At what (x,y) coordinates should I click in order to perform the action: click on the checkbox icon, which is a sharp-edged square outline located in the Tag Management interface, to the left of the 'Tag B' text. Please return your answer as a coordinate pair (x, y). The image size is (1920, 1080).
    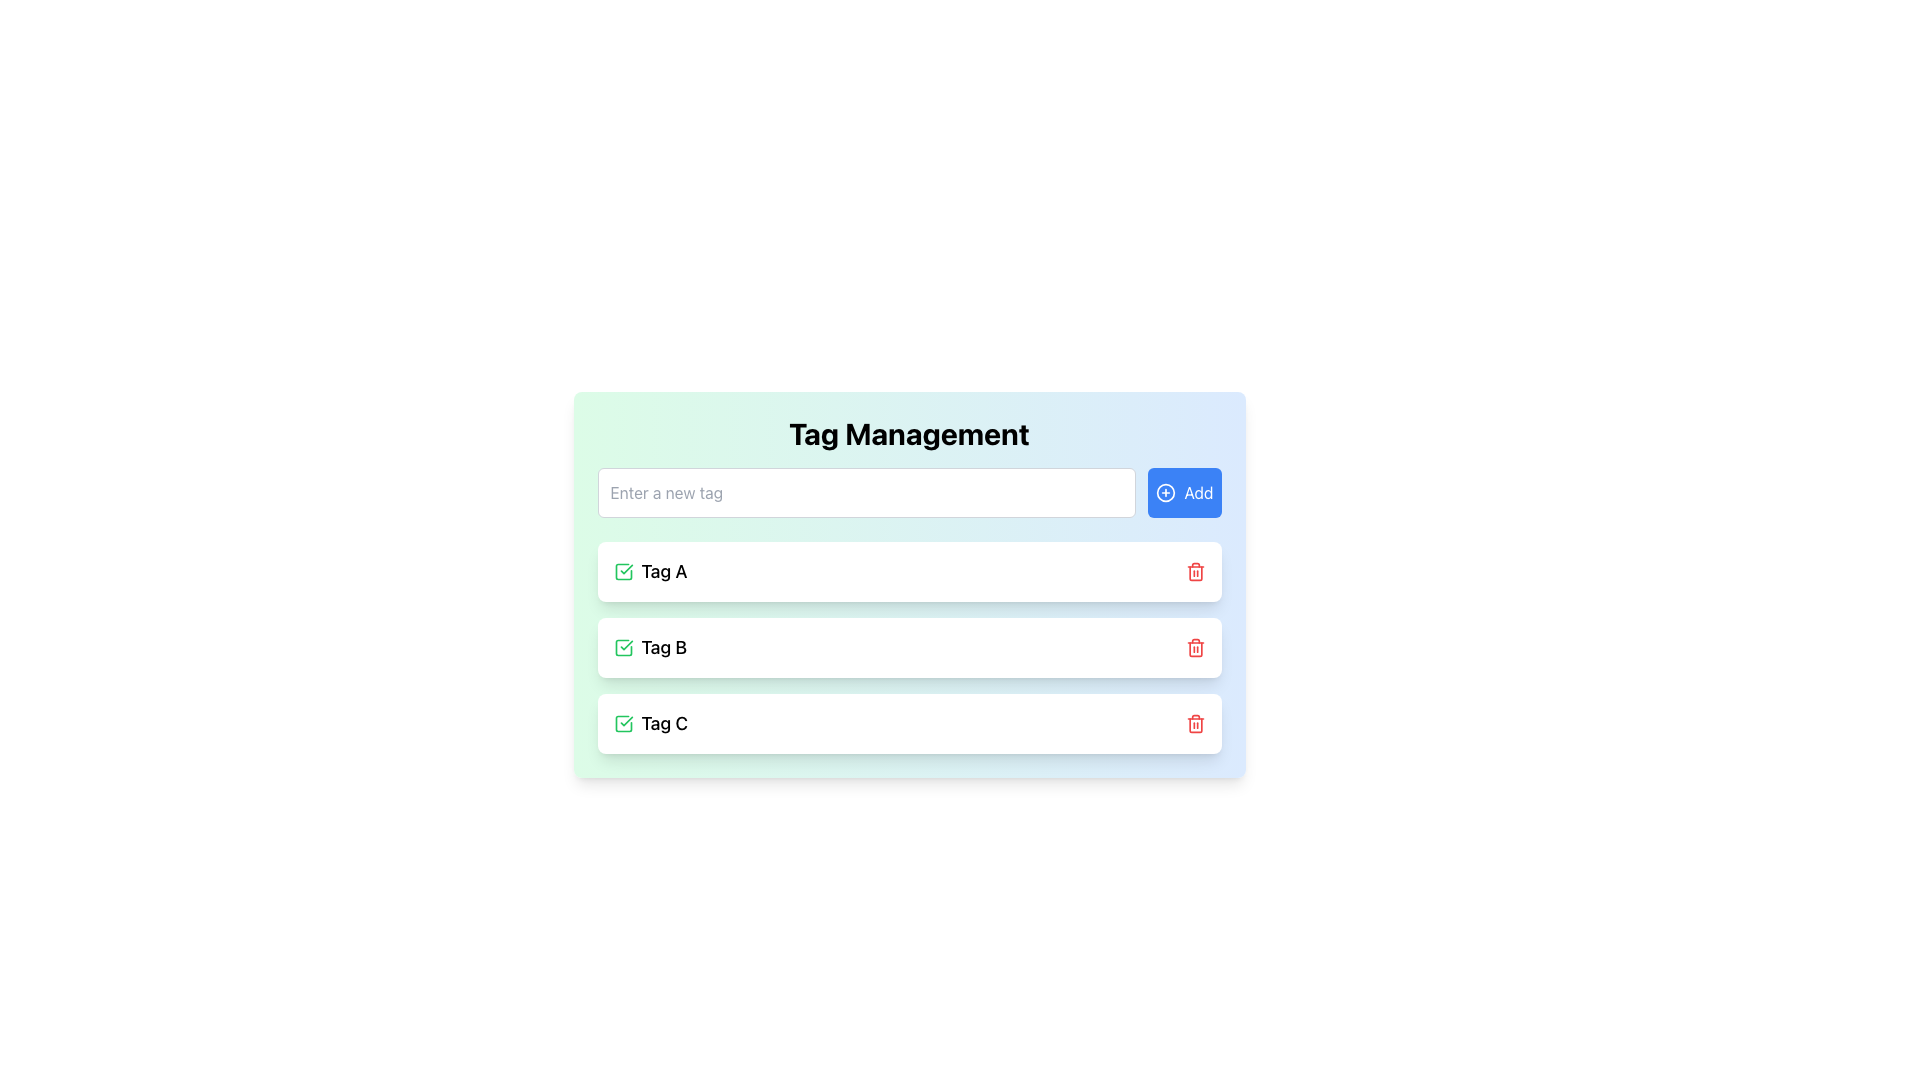
    Looking at the image, I should click on (622, 571).